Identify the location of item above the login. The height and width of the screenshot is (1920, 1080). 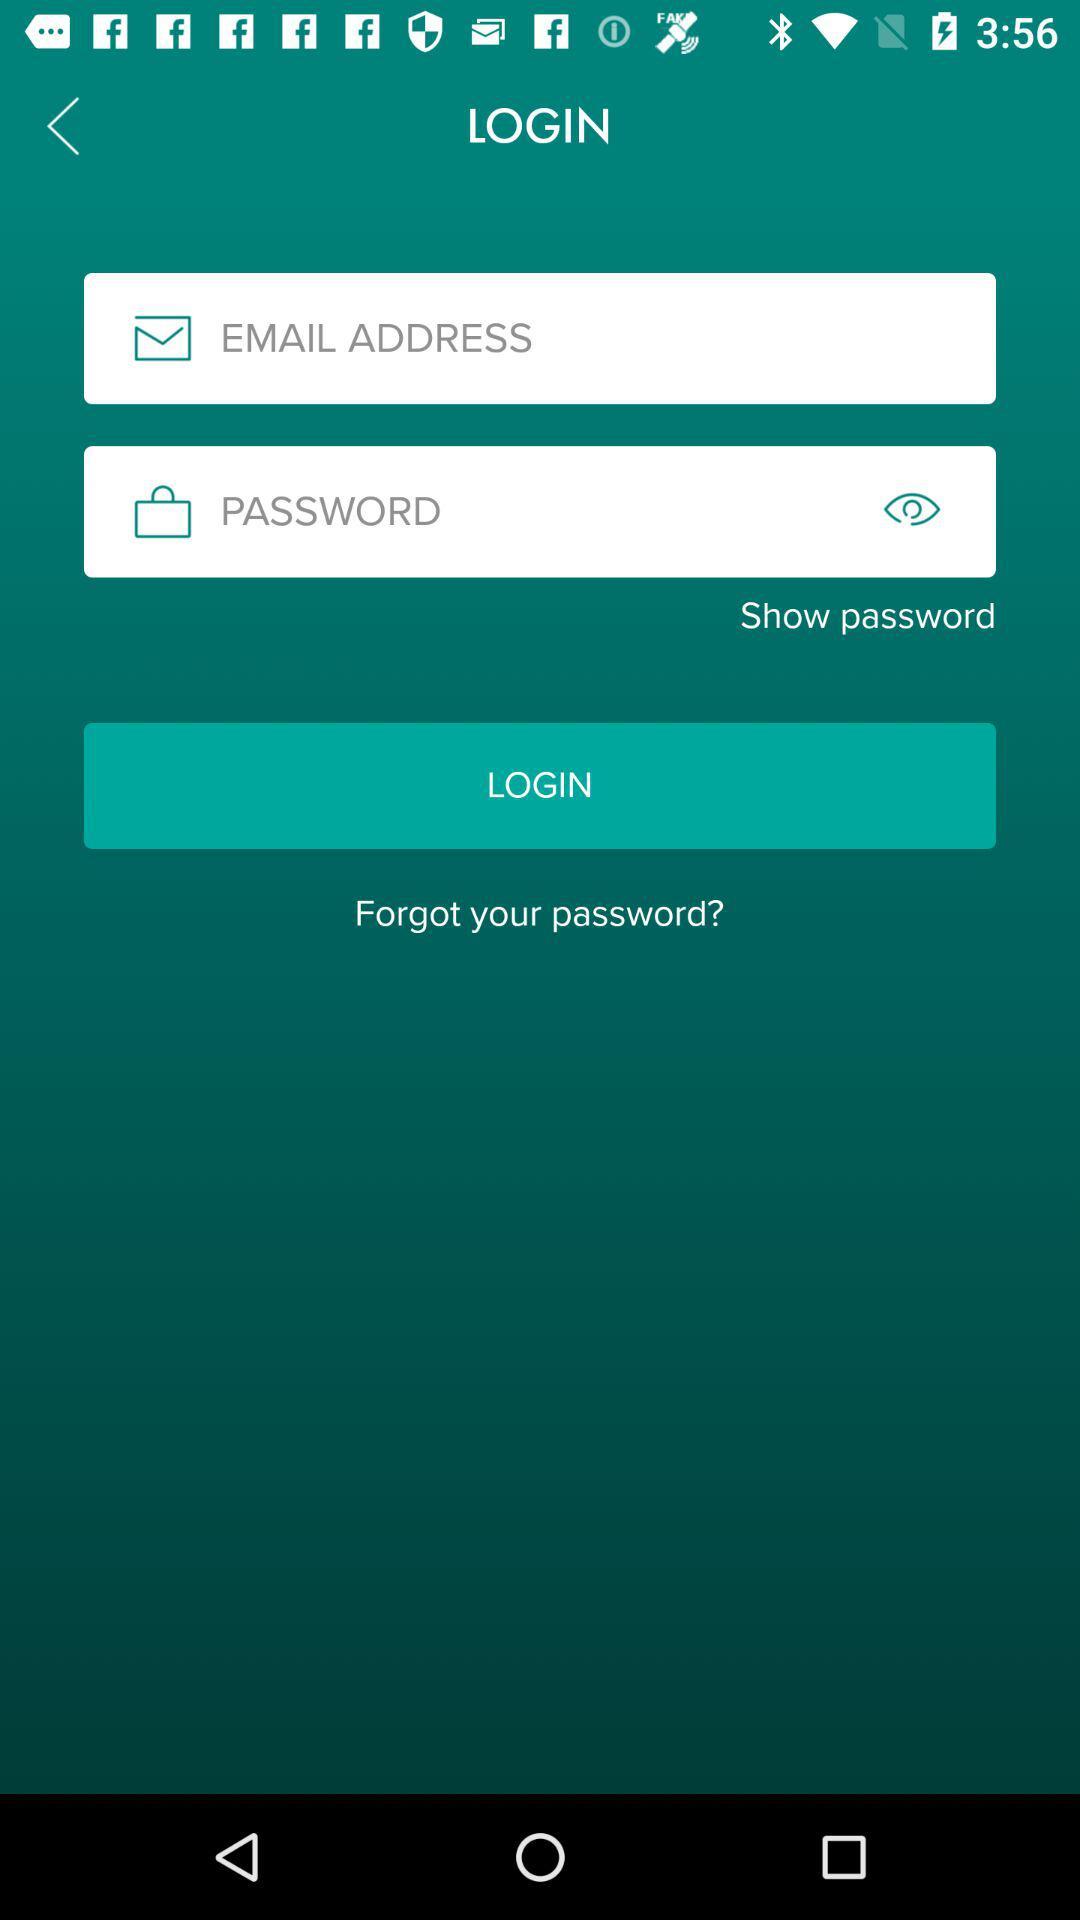
(540, 615).